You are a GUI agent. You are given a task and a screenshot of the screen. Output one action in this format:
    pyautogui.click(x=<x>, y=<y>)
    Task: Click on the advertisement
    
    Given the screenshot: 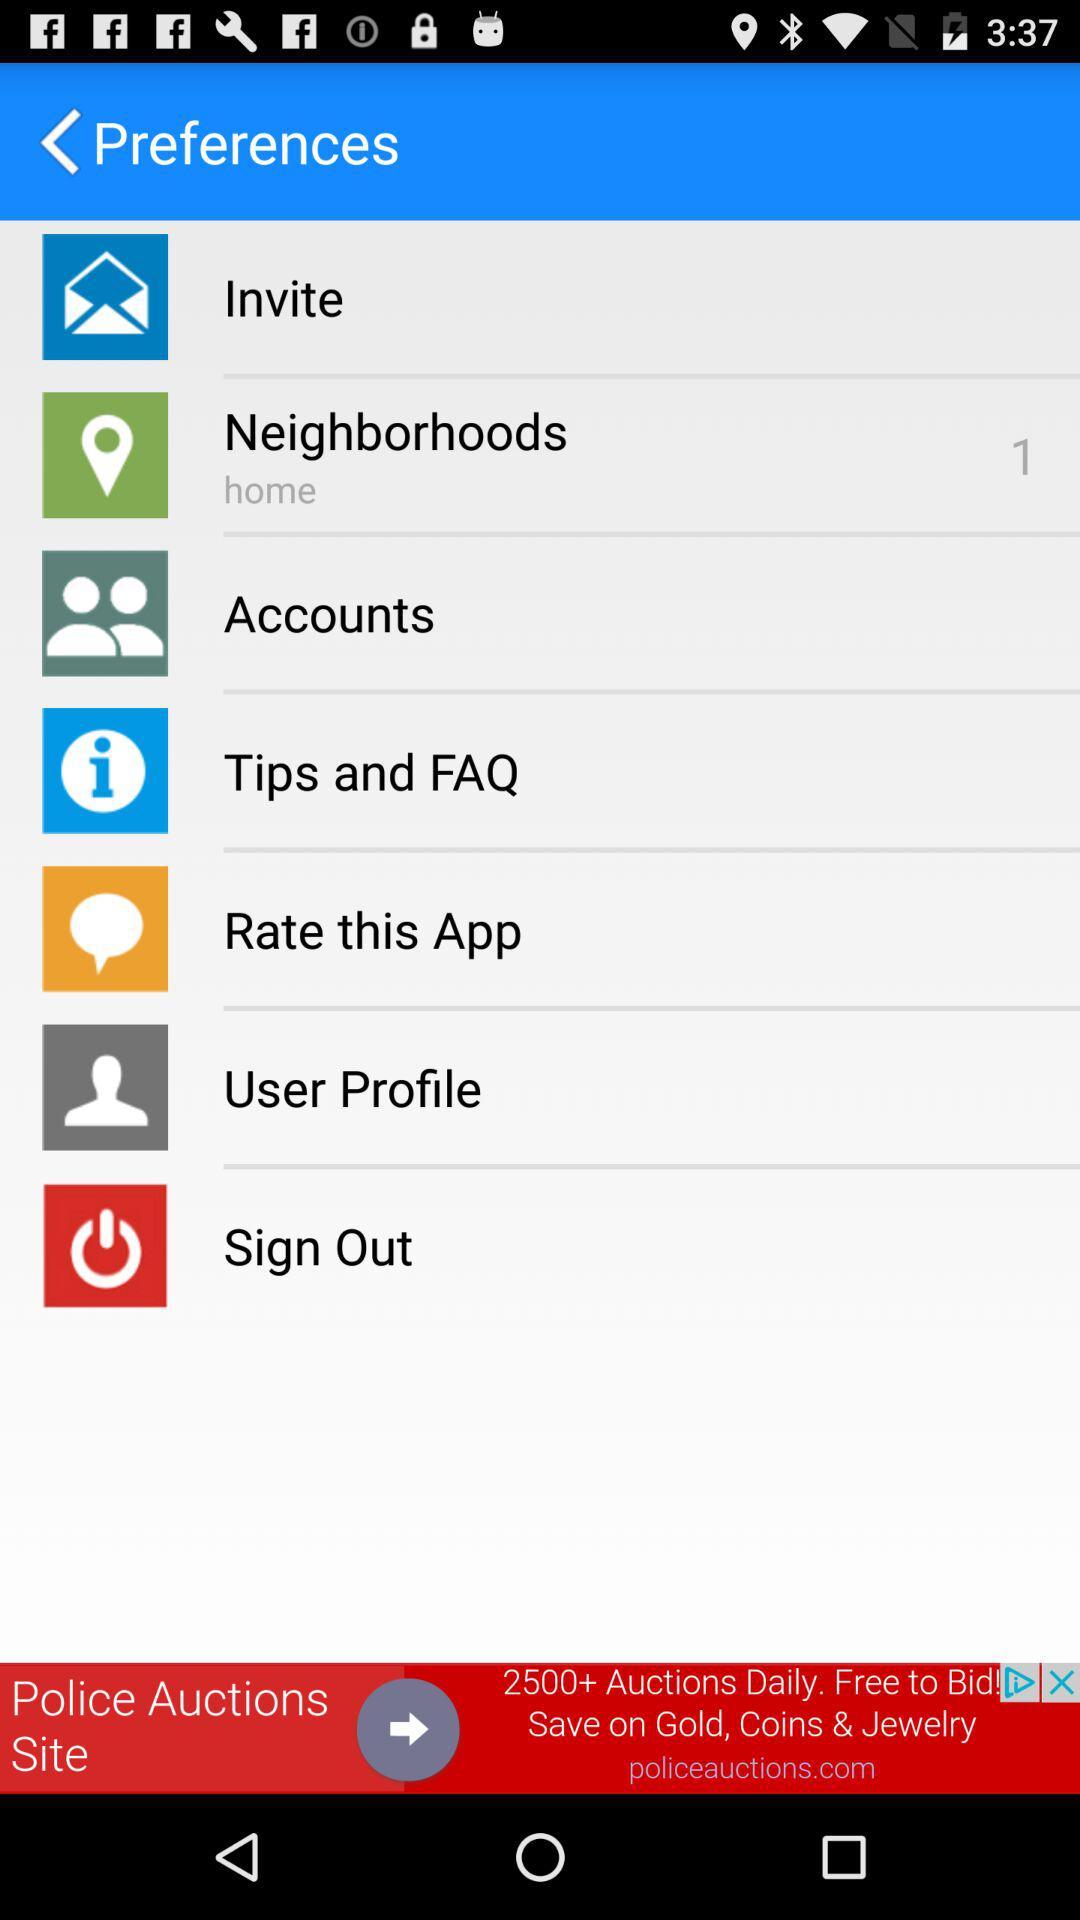 What is the action you would take?
    pyautogui.click(x=540, y=1727)
    